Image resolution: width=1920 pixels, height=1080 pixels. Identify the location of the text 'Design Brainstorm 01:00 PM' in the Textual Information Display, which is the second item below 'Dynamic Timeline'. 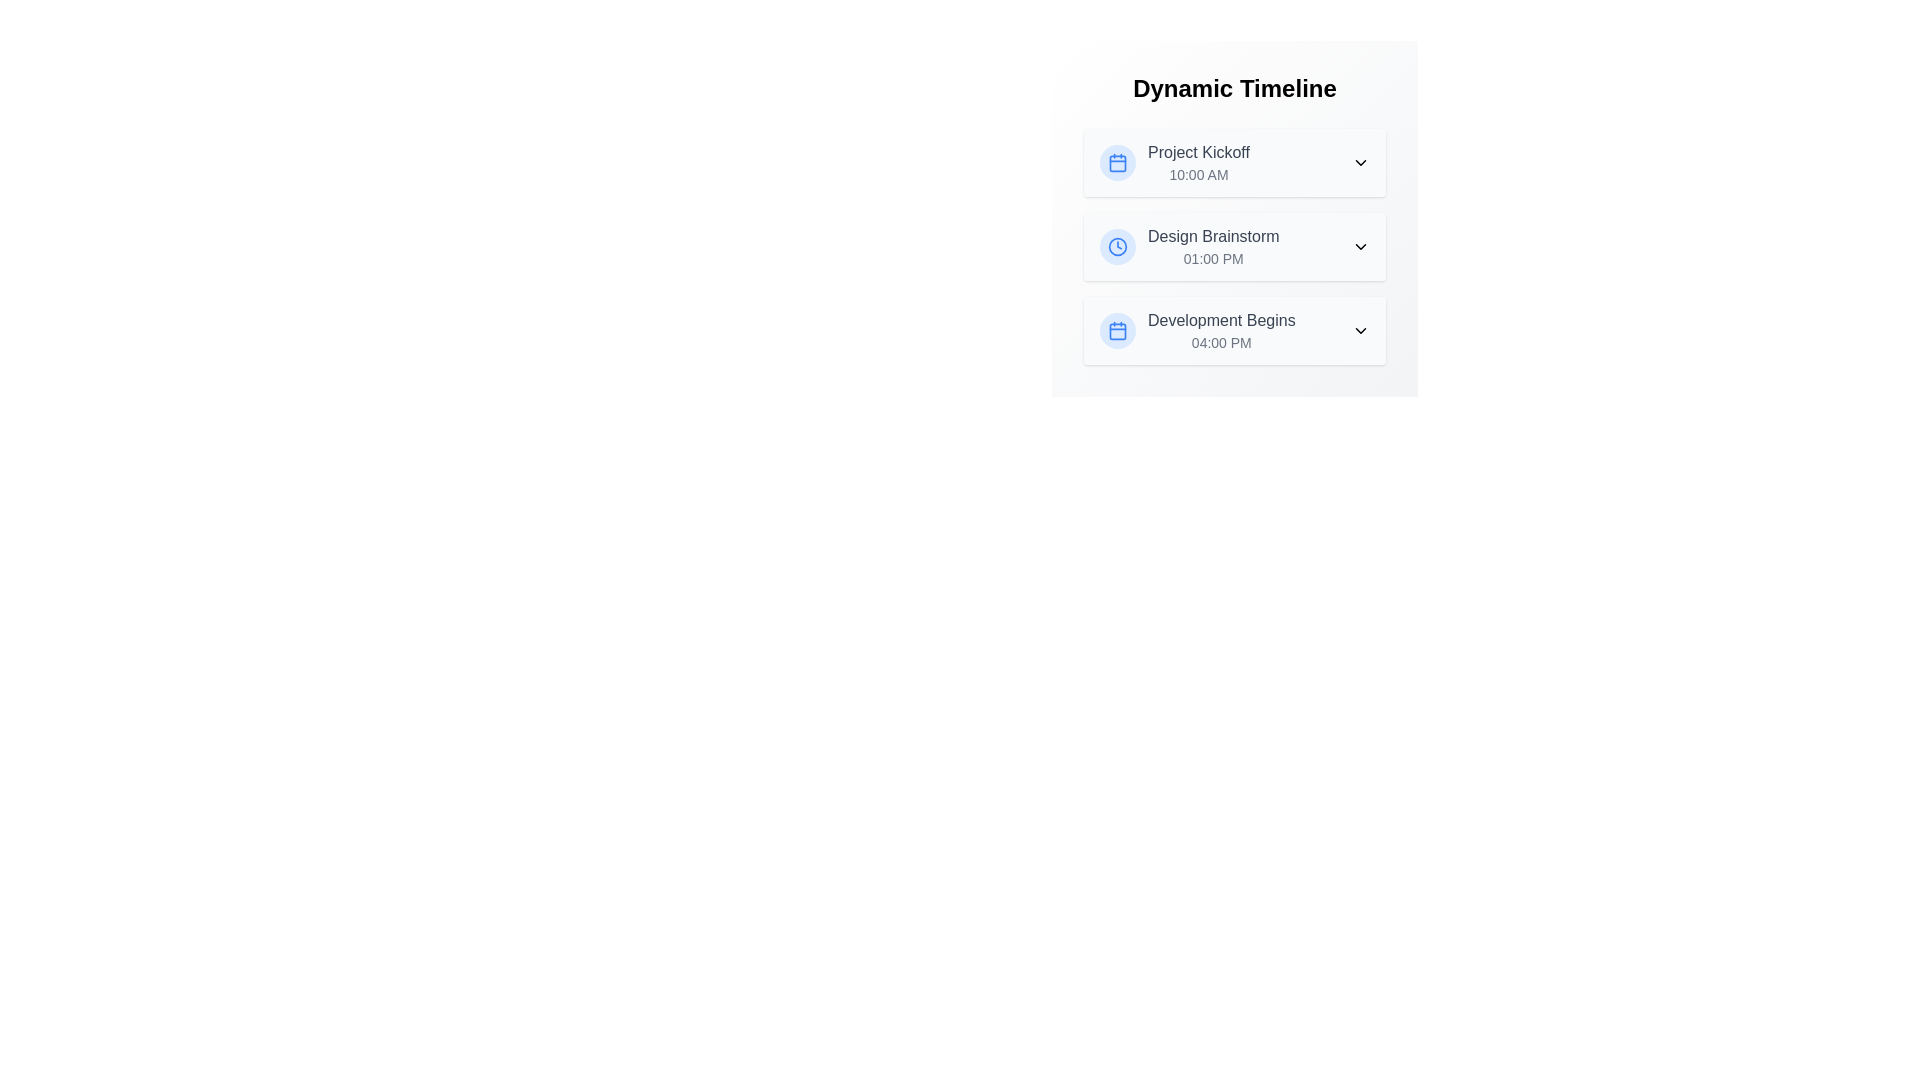
(1233, 245).